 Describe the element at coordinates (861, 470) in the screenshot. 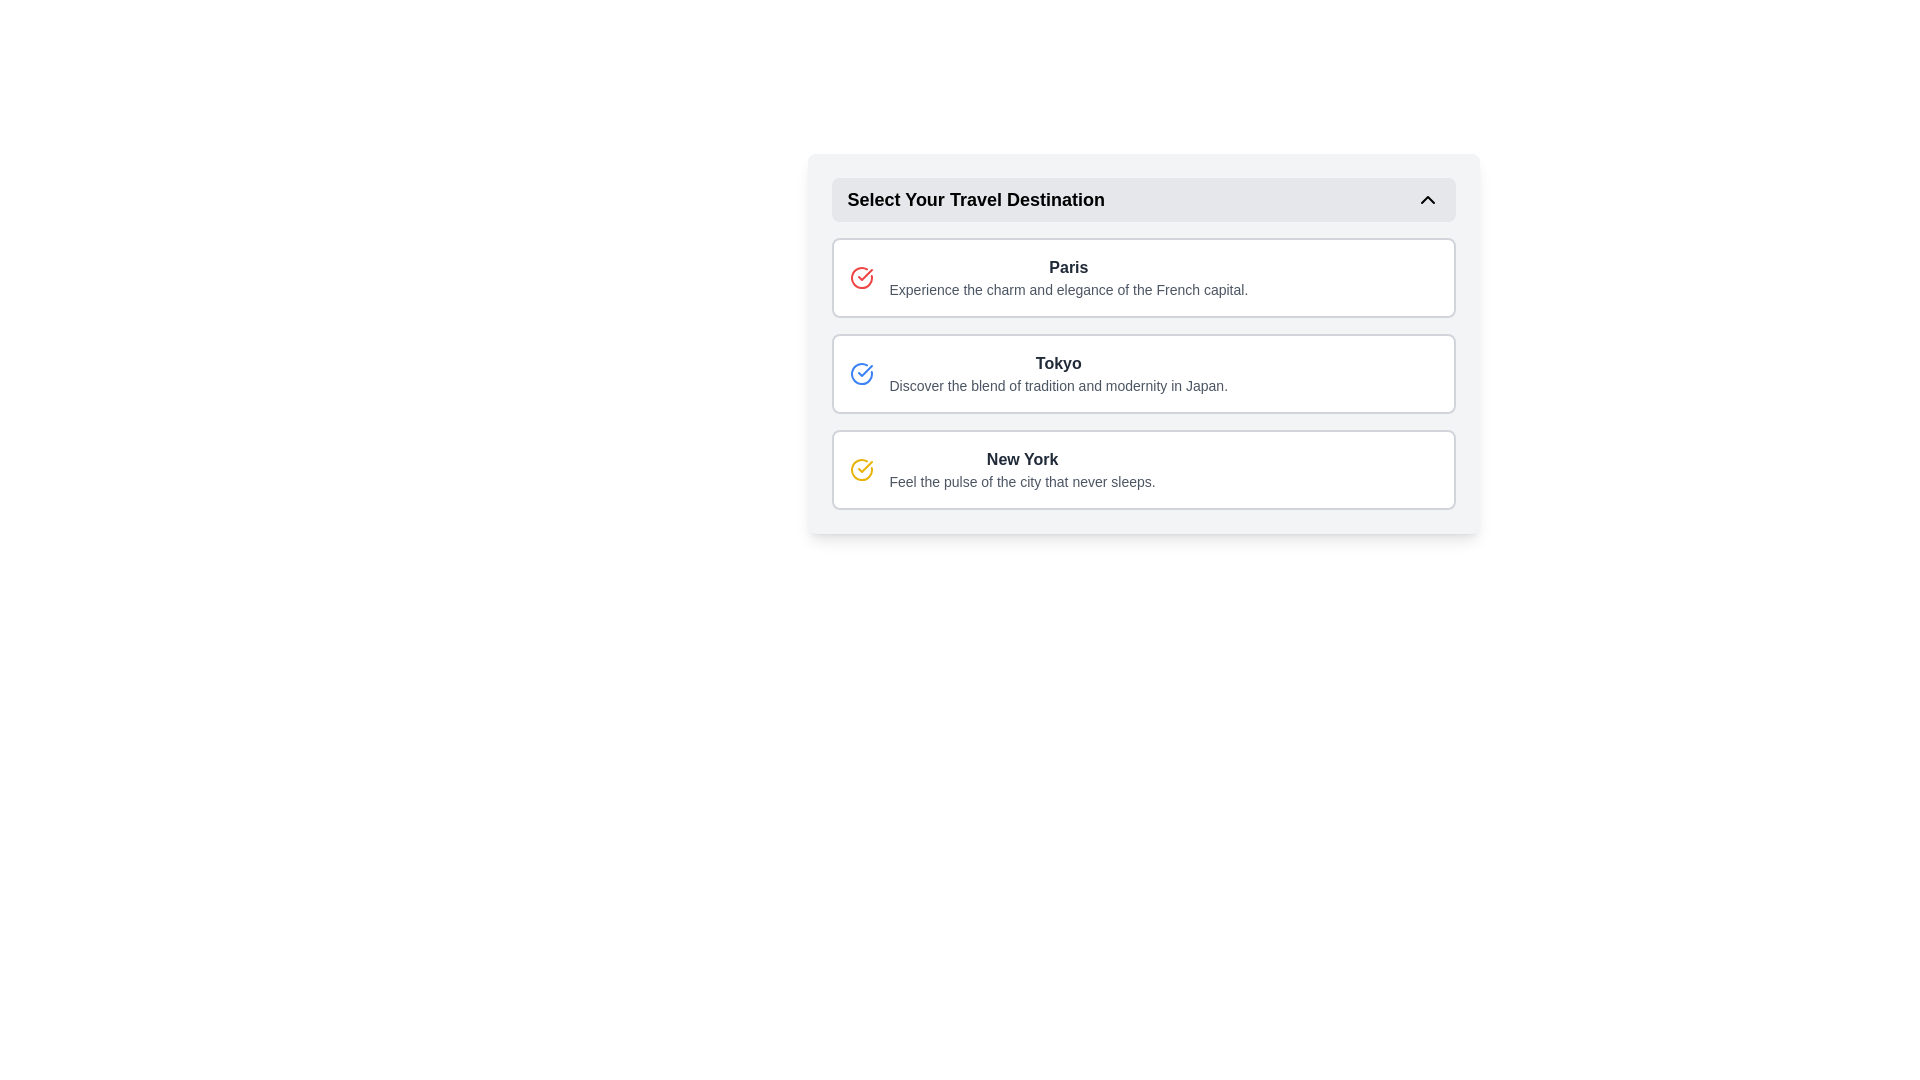

I see `the selection marker icon indicating 'New York'` at that location.